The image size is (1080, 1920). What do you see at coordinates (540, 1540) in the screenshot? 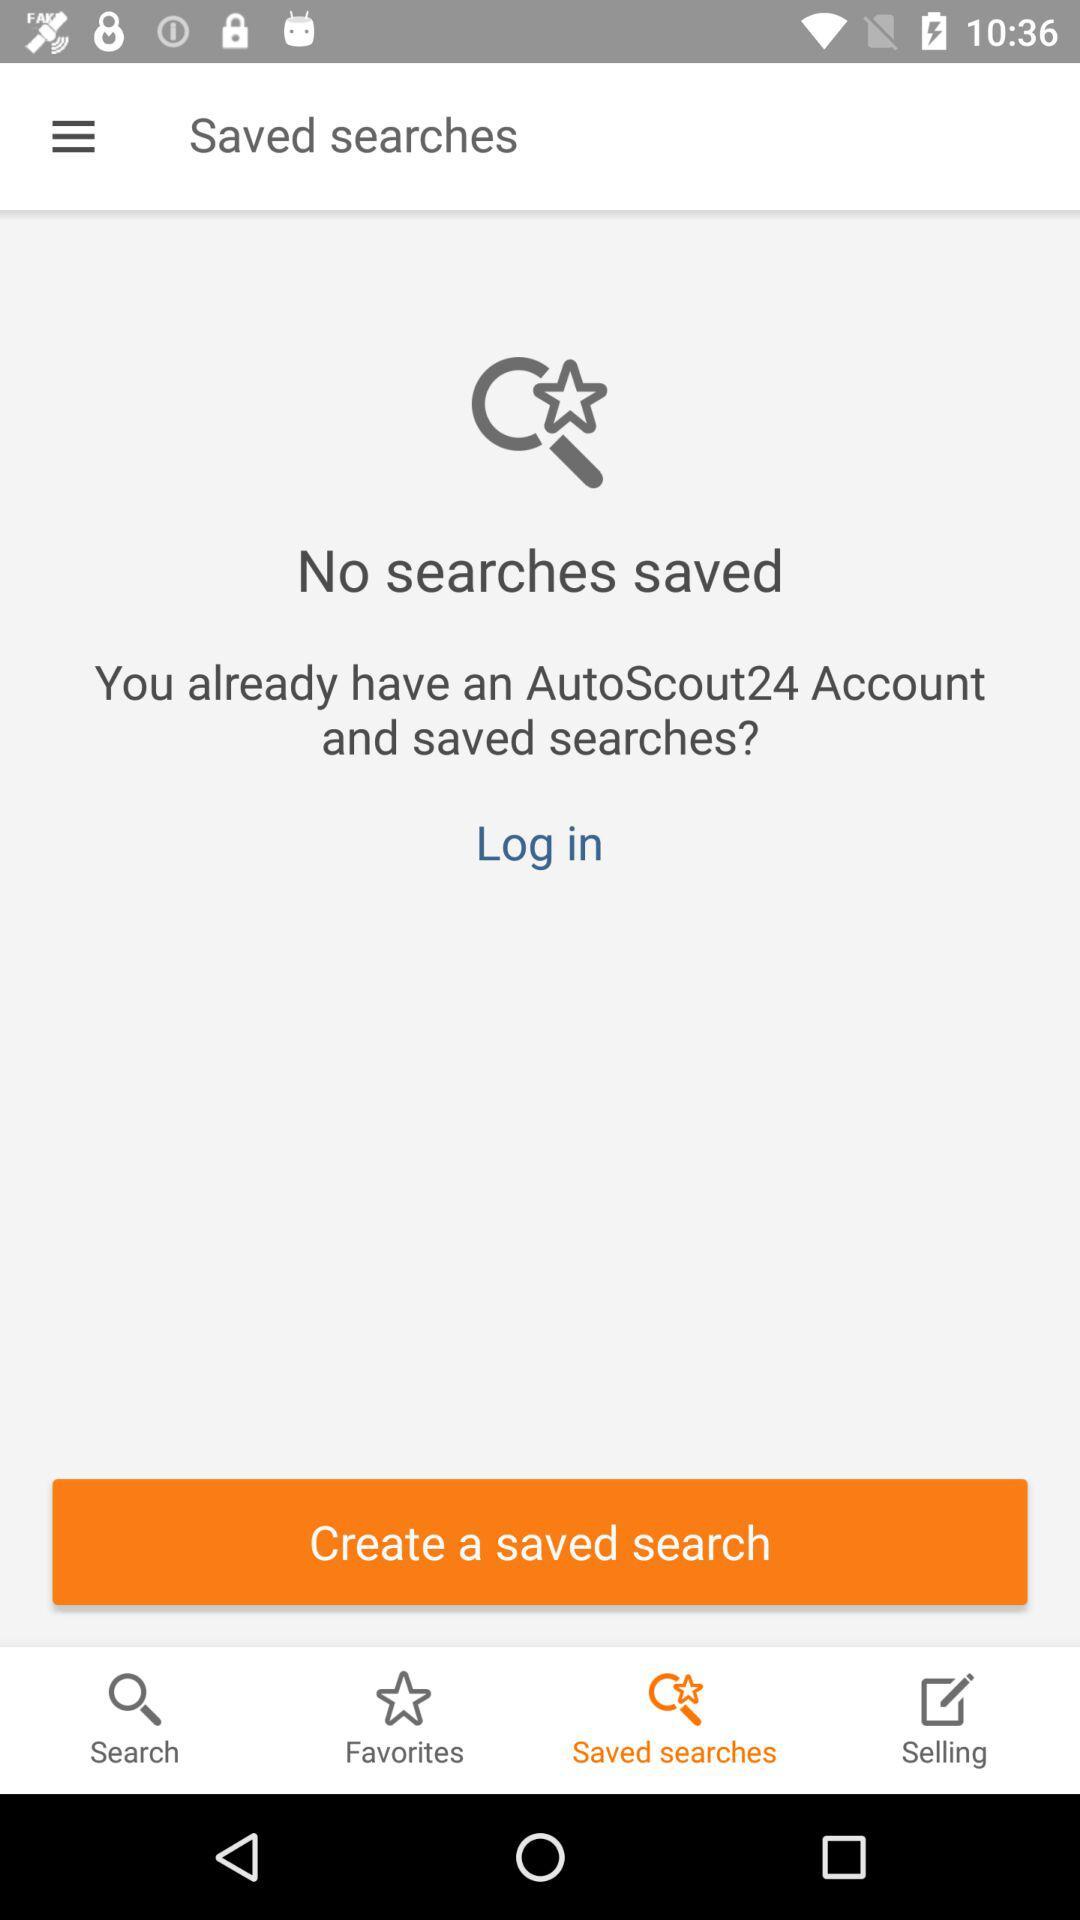
I see `the create a saved item` at bounding box center [540, 1540].